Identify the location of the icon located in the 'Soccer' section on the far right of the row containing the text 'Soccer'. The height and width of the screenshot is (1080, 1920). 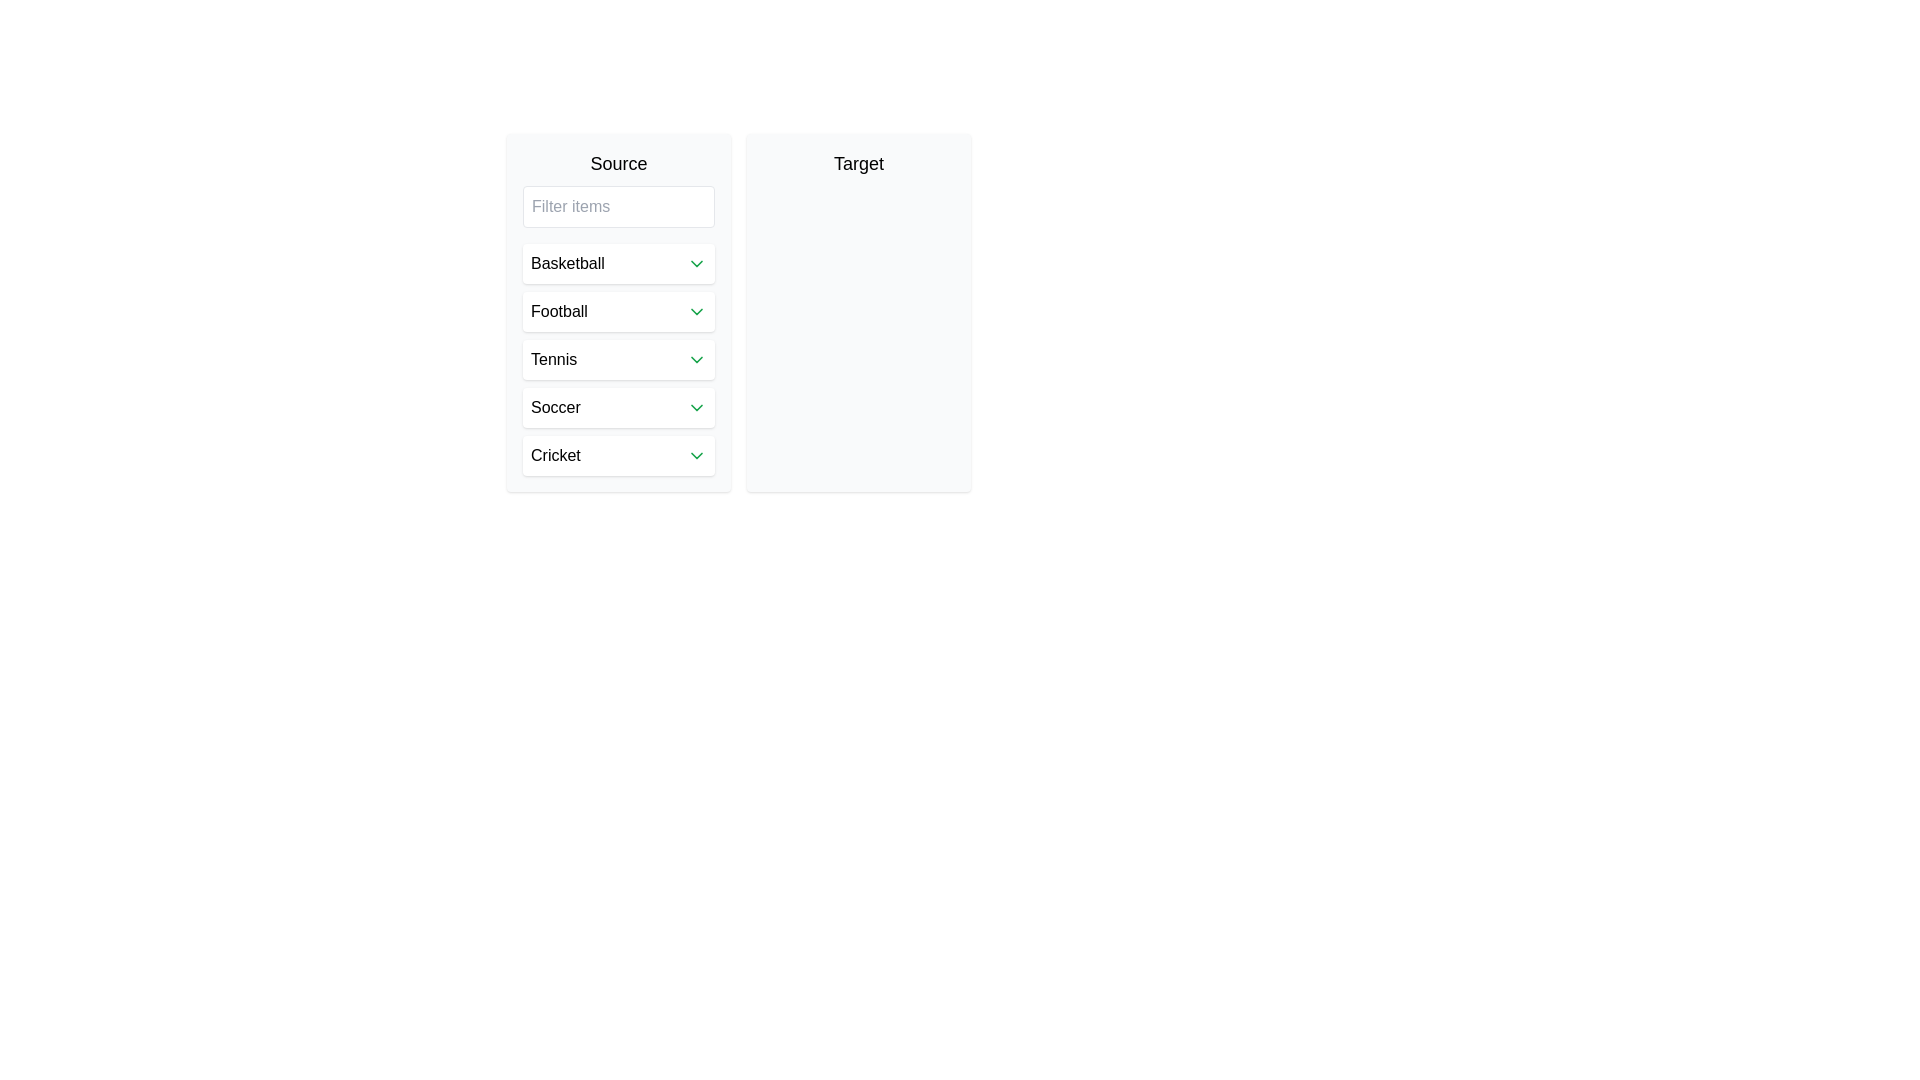
(696, 407).